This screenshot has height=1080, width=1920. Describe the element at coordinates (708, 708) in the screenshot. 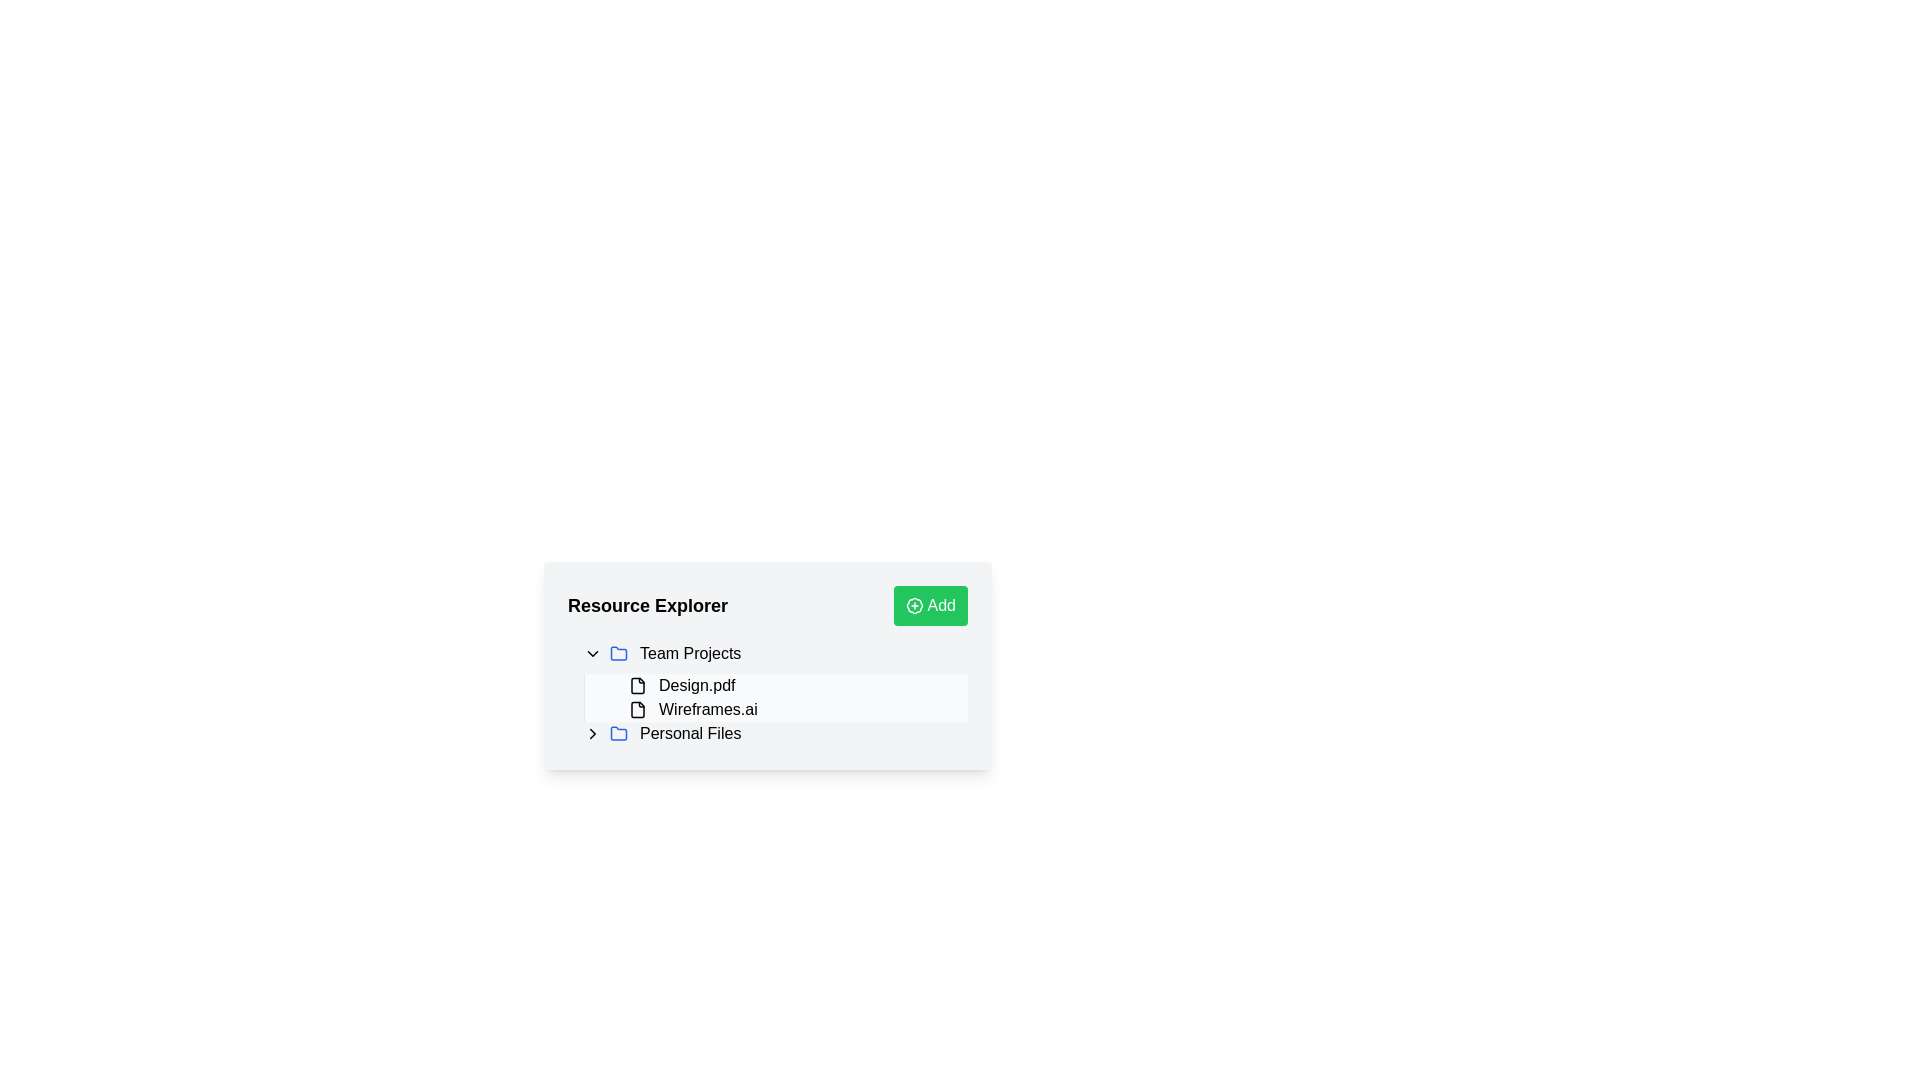

I see `the text label displaying 'Wireframes.ai', which is positioned horizontally aligned with a file icon to its left` at that location.